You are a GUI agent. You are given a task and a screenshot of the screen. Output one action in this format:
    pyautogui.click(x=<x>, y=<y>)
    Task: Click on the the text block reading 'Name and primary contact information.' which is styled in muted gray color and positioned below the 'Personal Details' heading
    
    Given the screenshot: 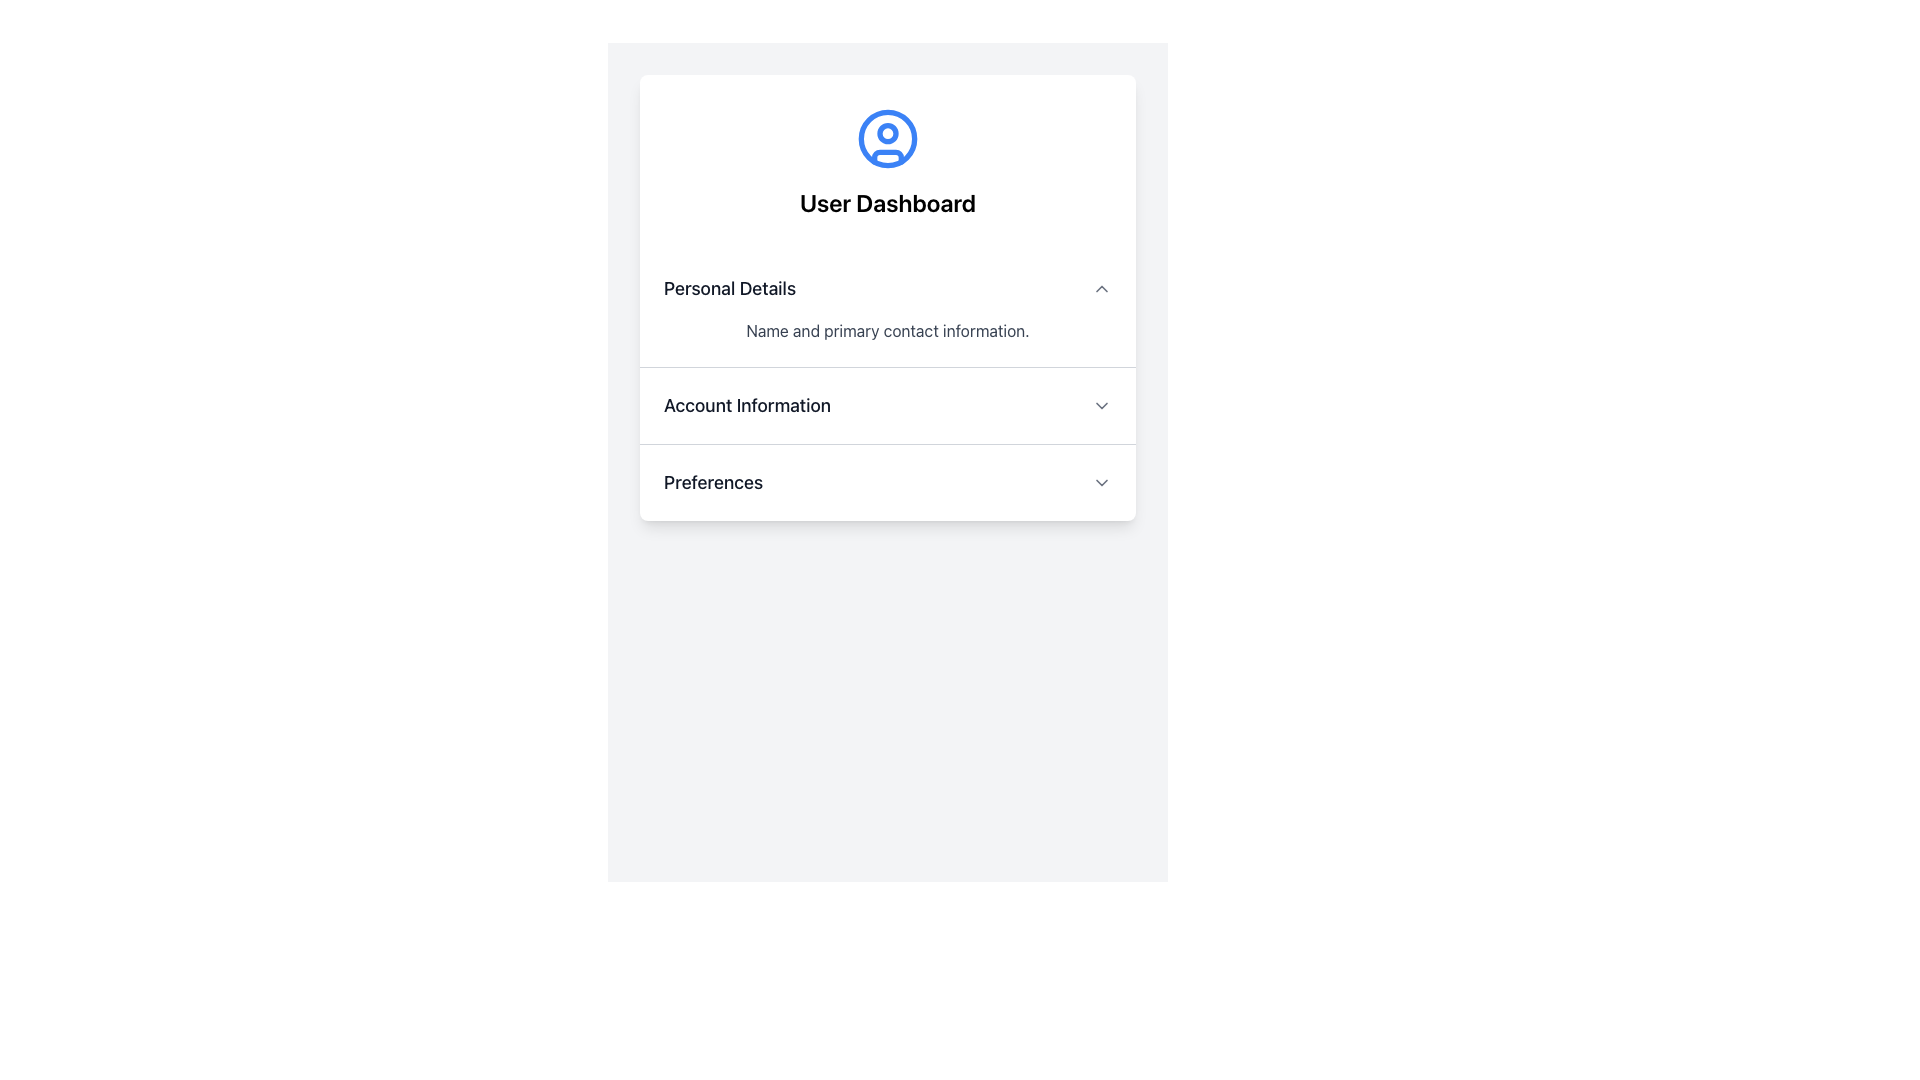 What is the action you would take?
    pyautogui.click(x=887, y=330)
    